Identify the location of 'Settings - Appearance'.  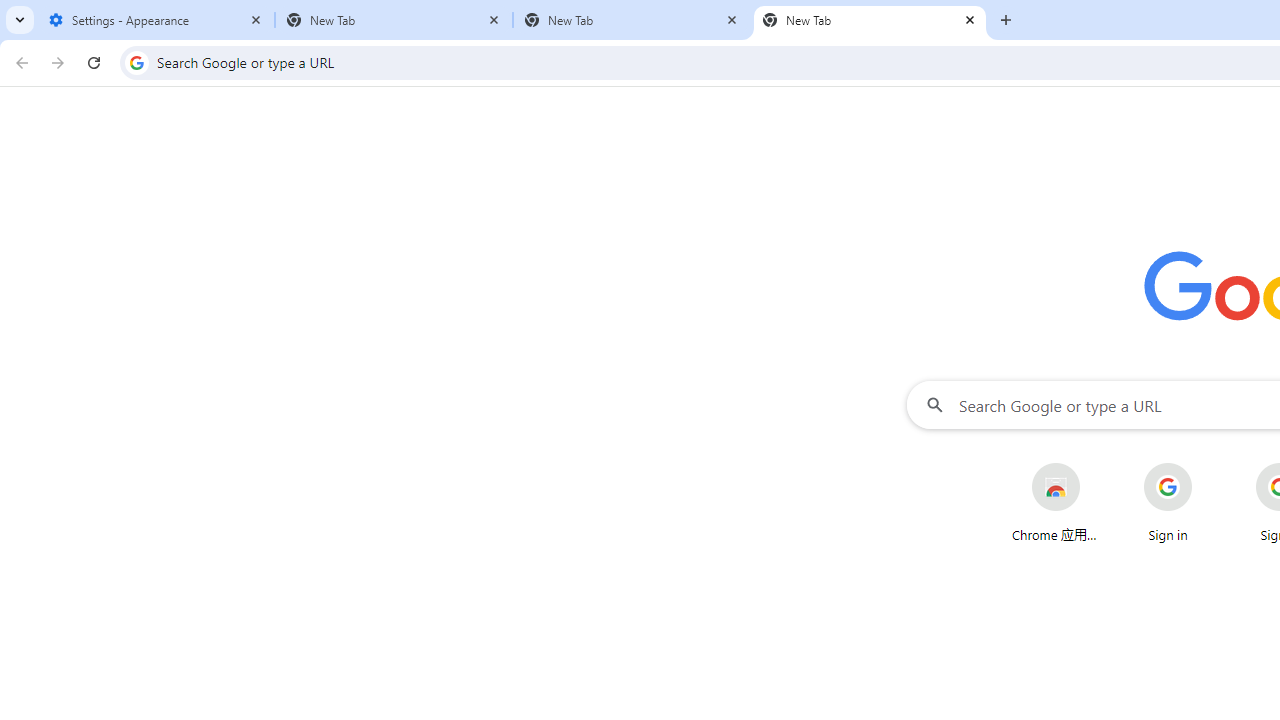
(155, 20).